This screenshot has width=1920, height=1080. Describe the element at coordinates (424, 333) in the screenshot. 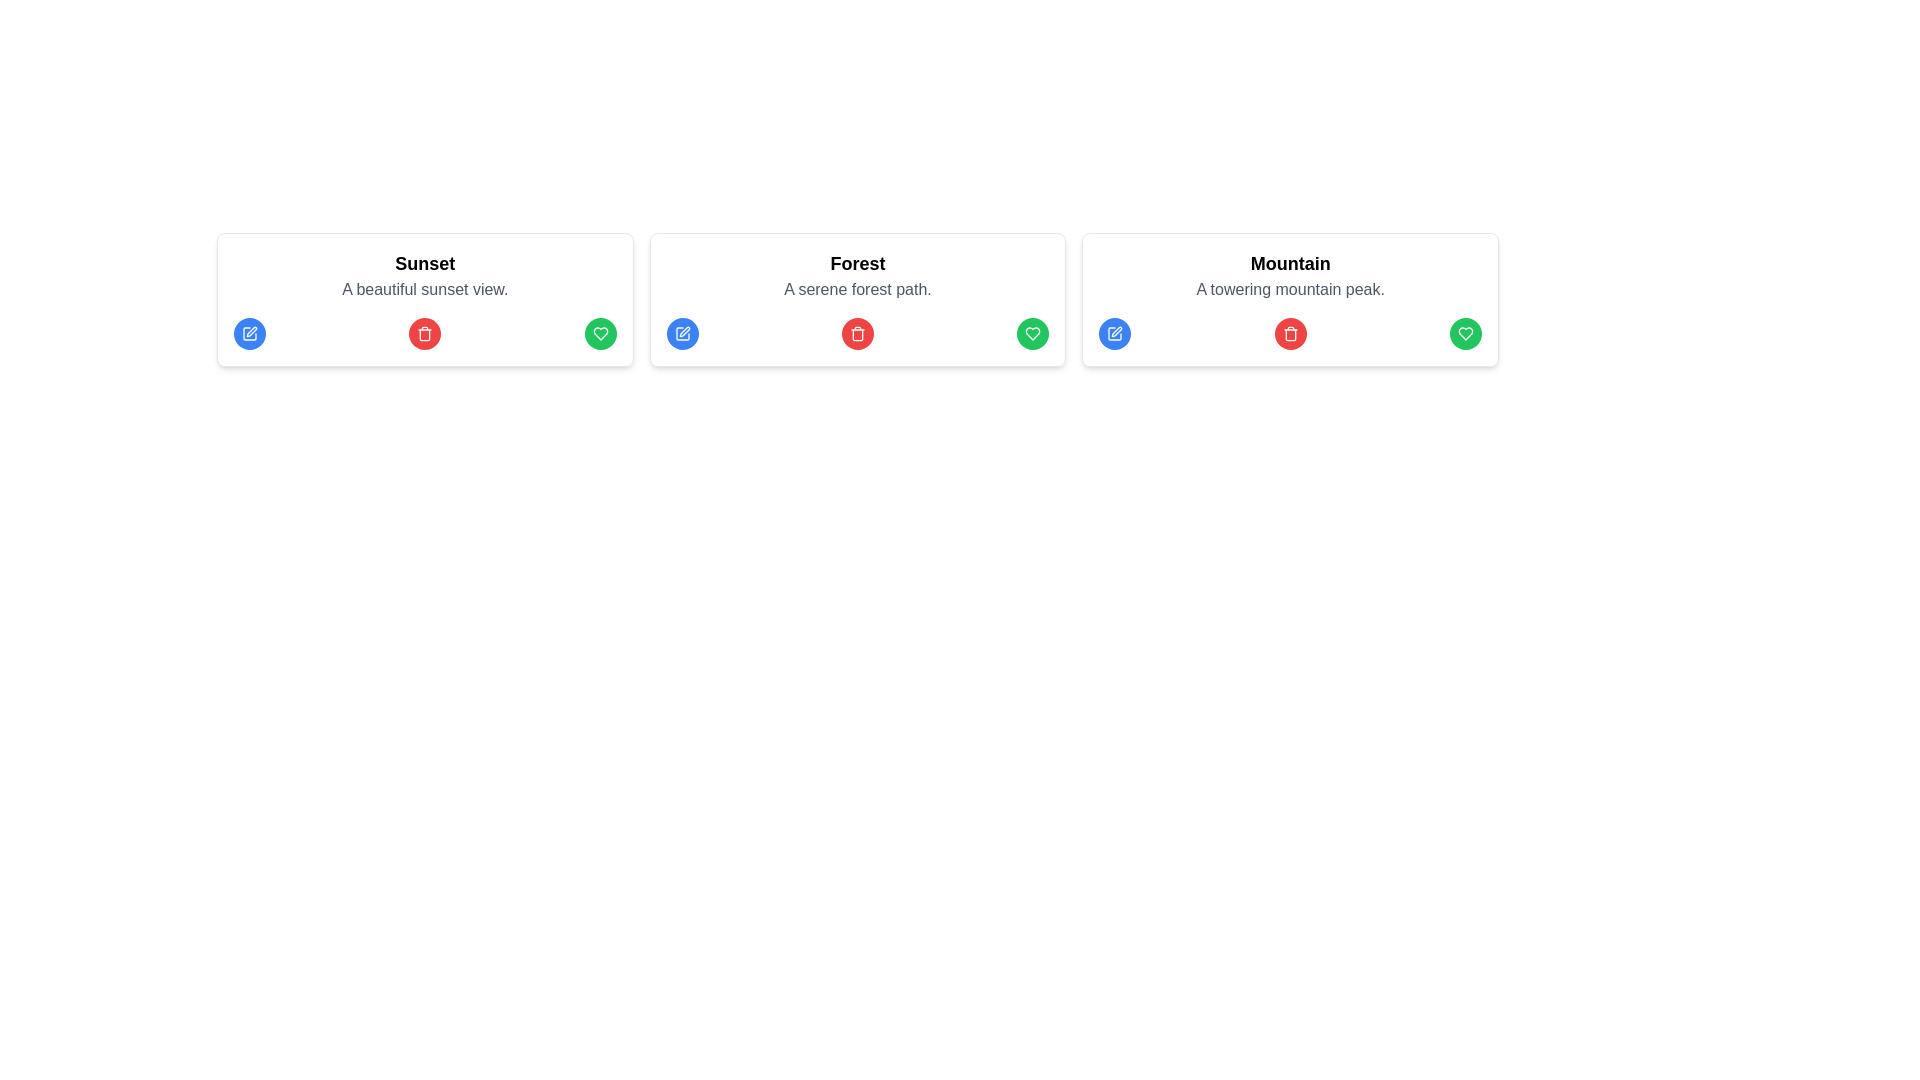

I see `the center circular button` at that location.